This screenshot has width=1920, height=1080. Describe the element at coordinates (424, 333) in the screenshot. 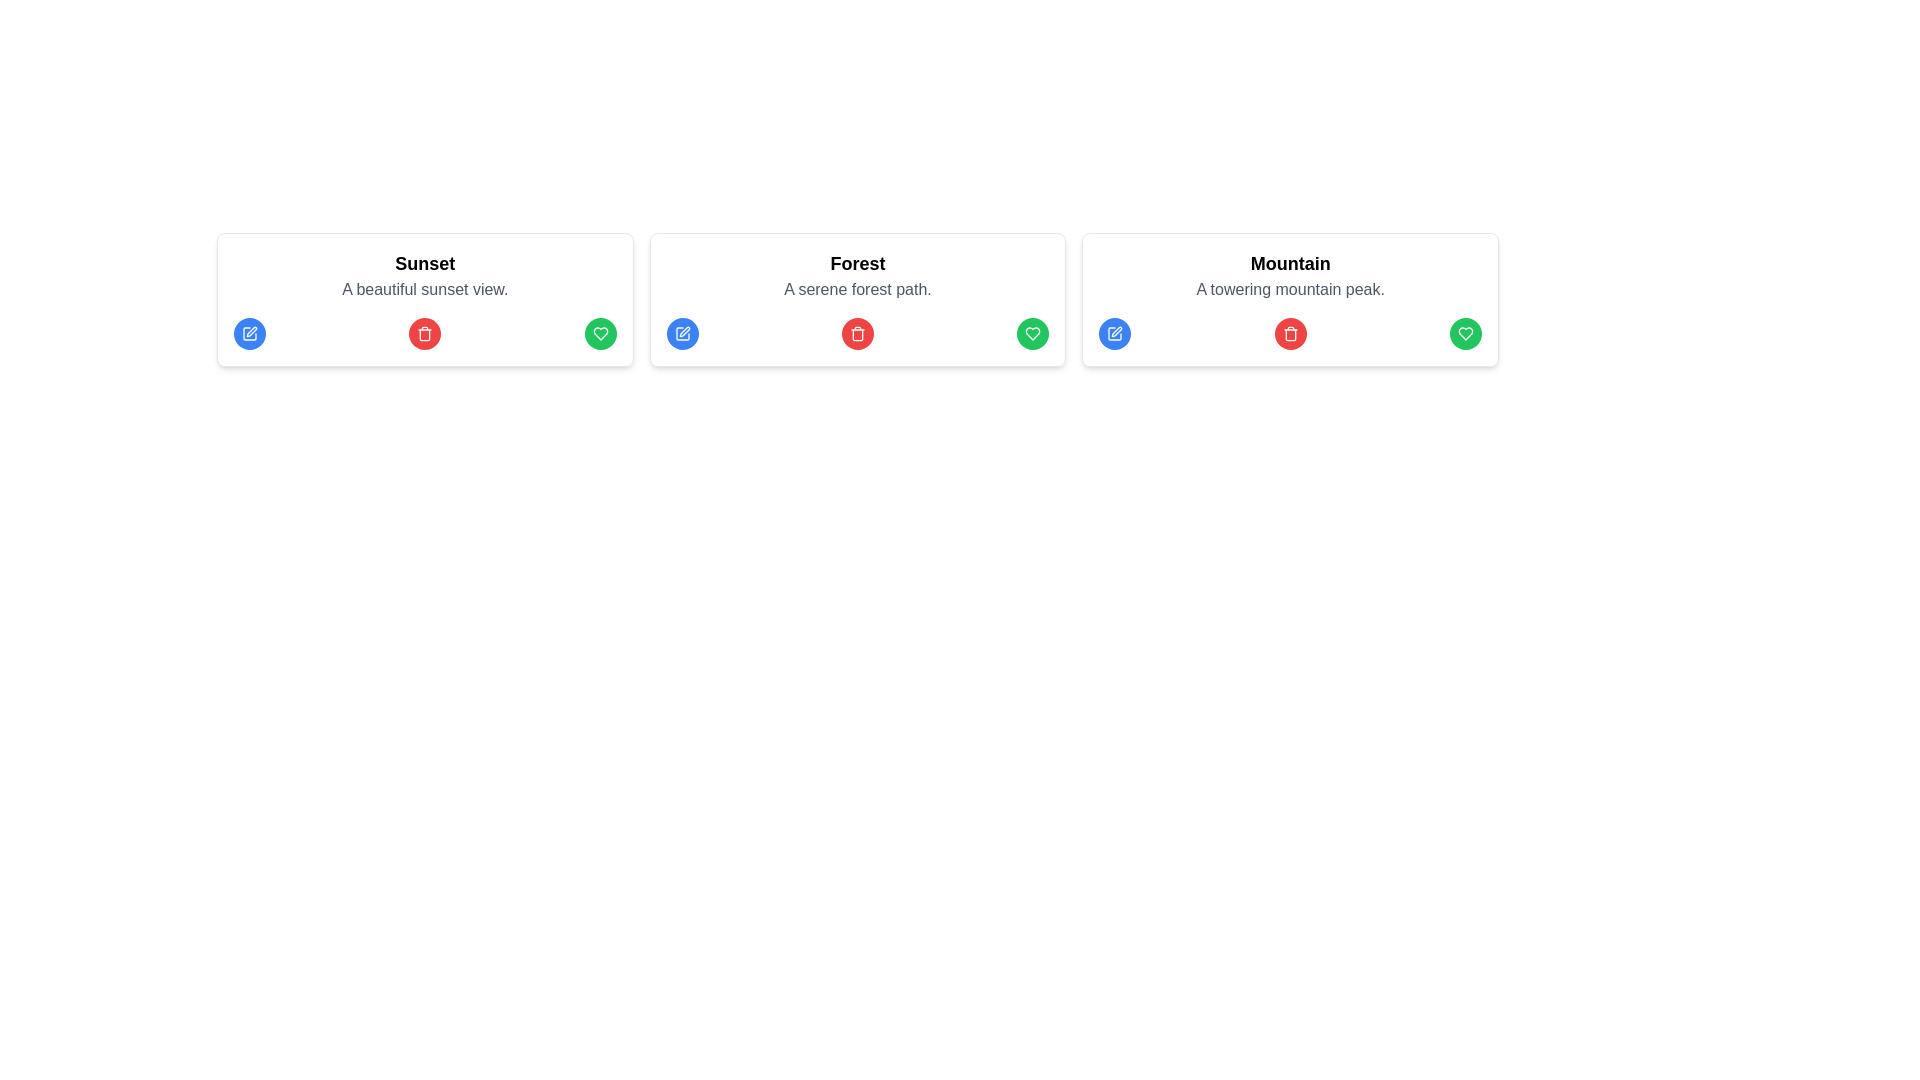

I see `the center circular button` at that location.